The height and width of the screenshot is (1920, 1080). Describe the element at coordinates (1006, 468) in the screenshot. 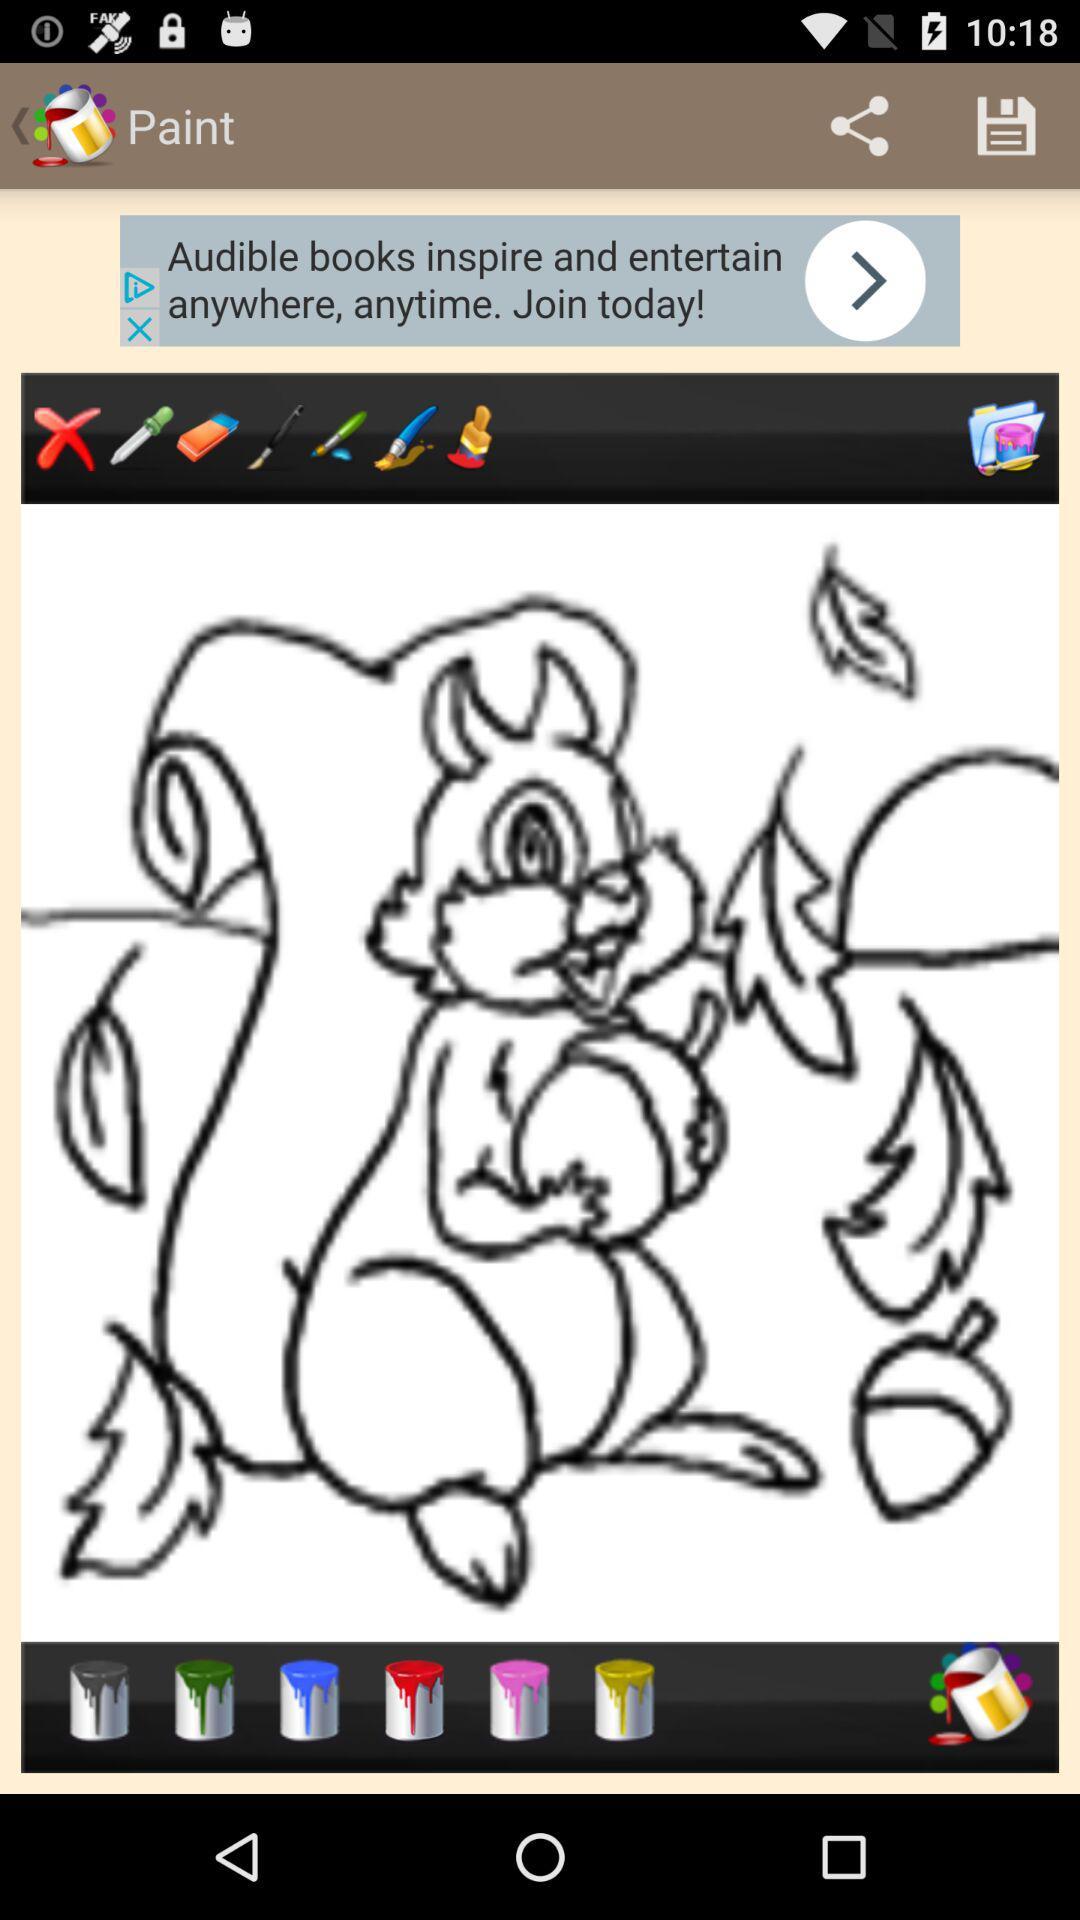

I see `the folder icon` at that location.